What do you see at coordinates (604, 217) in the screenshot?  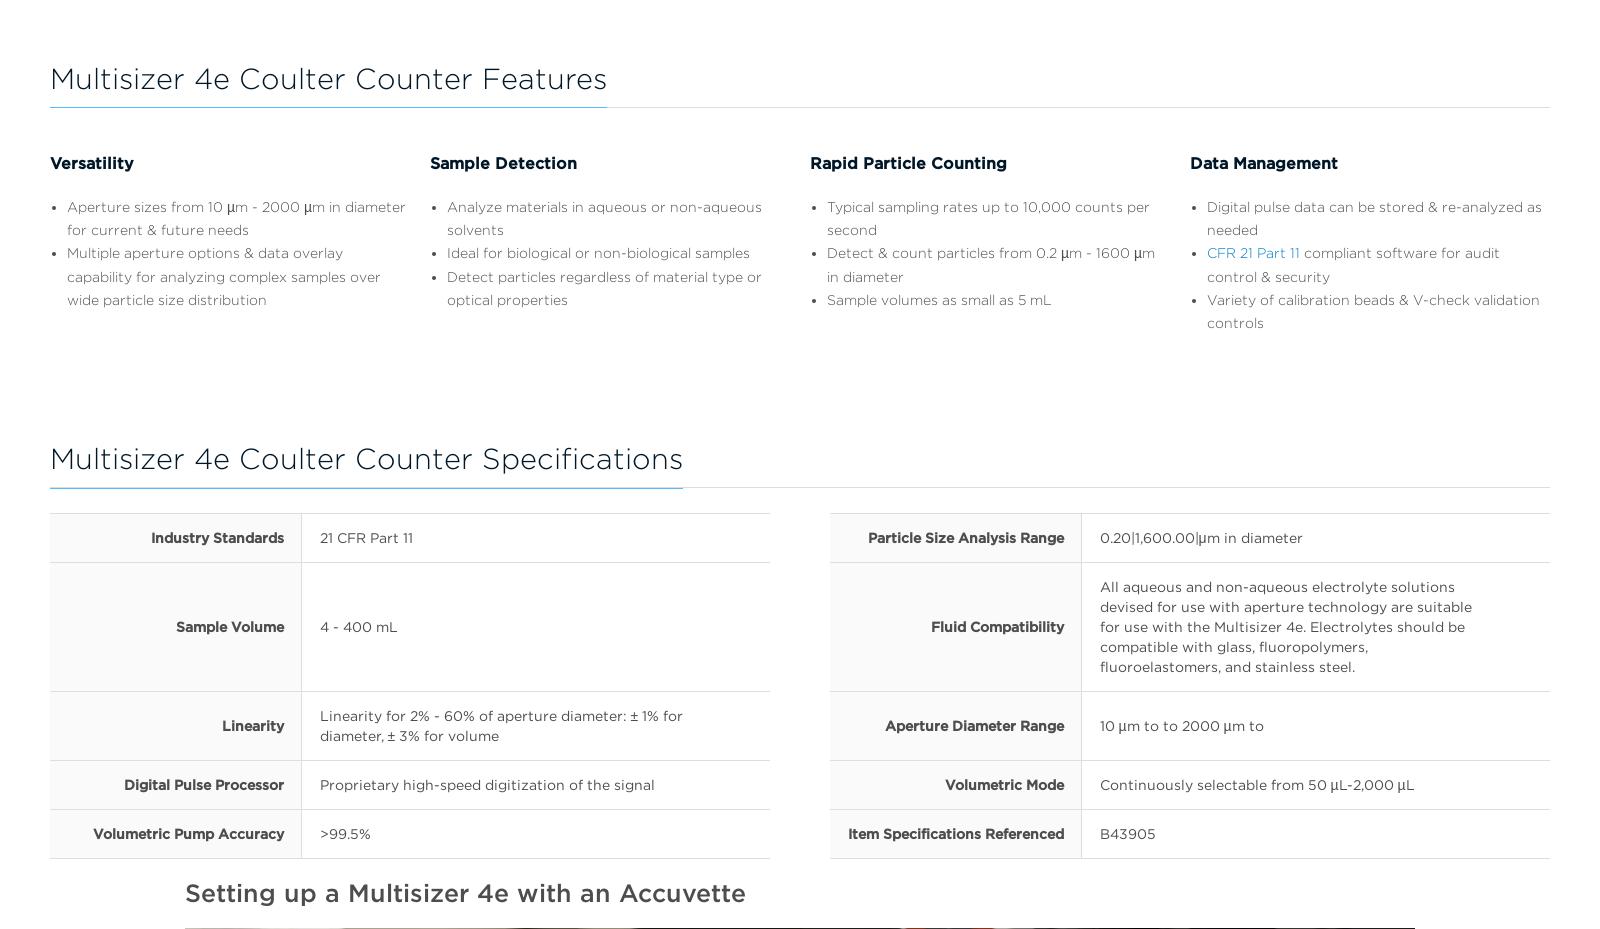 I see `'Analyze materials in aqueous or non-aqueous solvents'` at bounding box center [604, 217].